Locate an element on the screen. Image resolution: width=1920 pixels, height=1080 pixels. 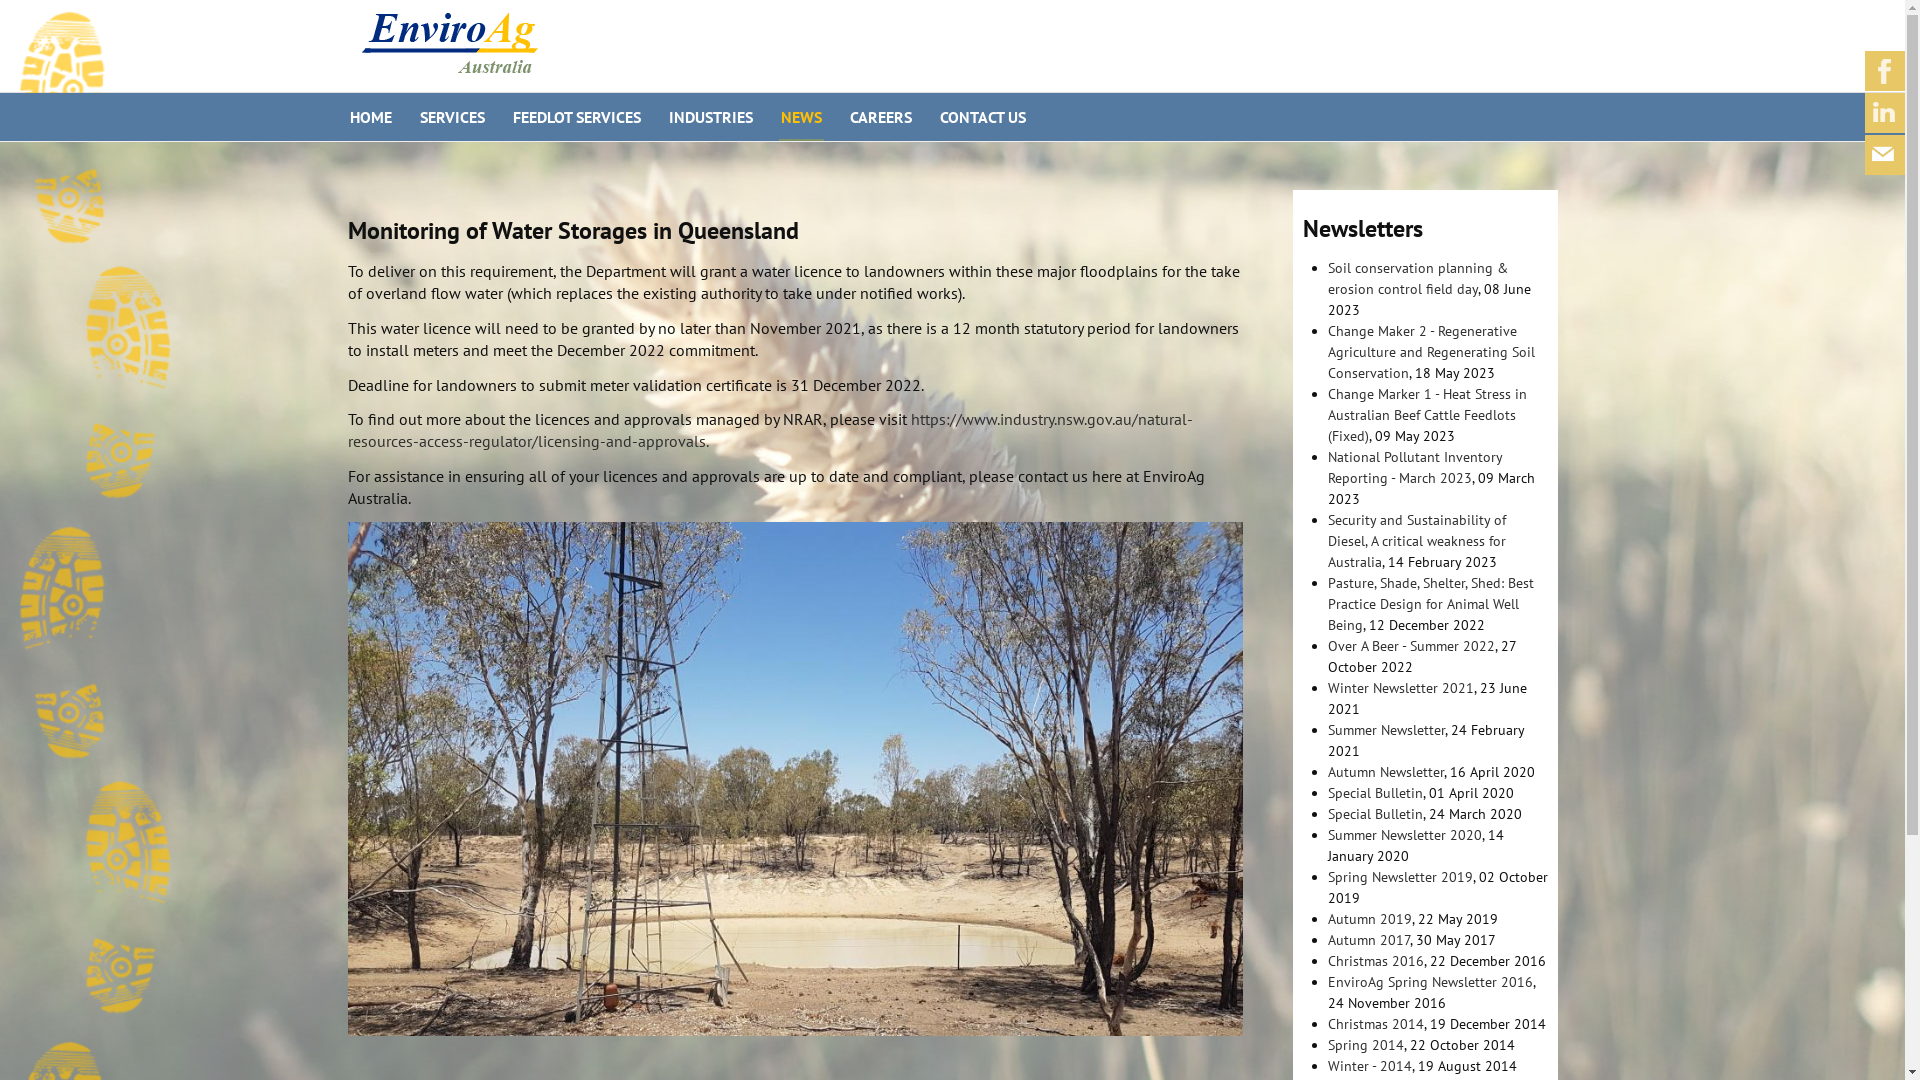
'HOME' is located at coordinates (370, 116).